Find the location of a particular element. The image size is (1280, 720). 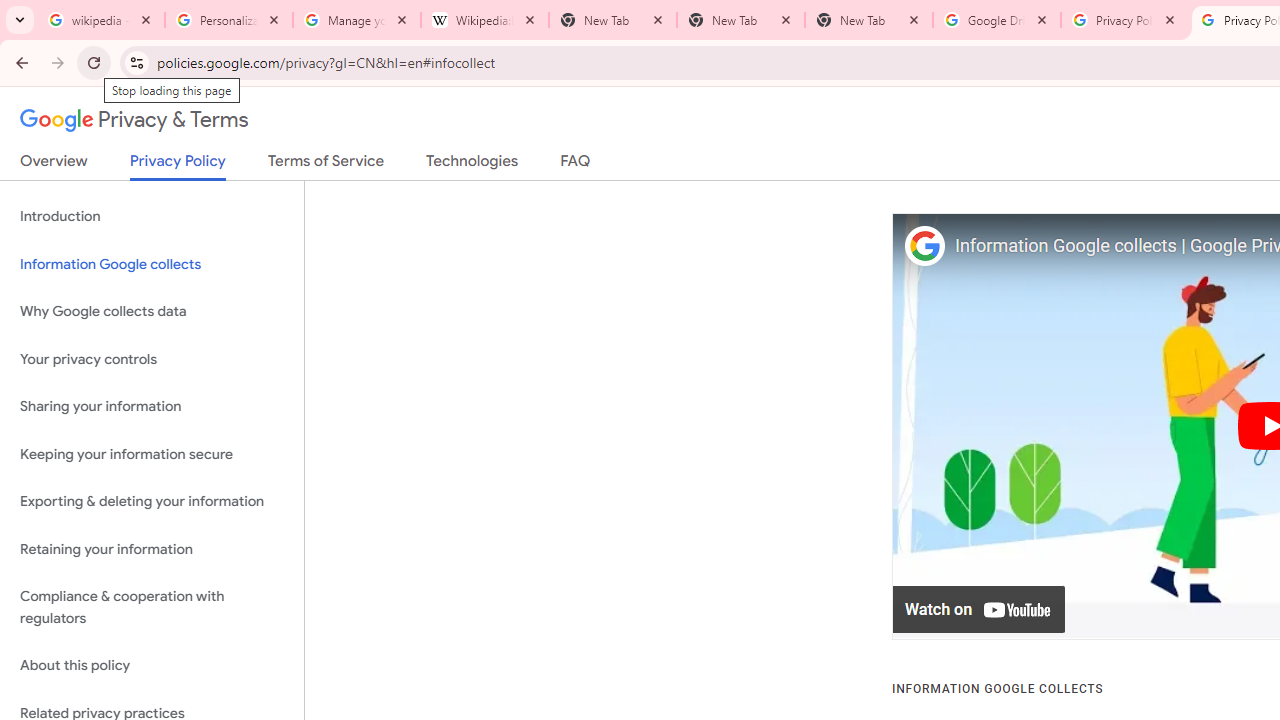

'Overview' is located at coordinates (54, 164).